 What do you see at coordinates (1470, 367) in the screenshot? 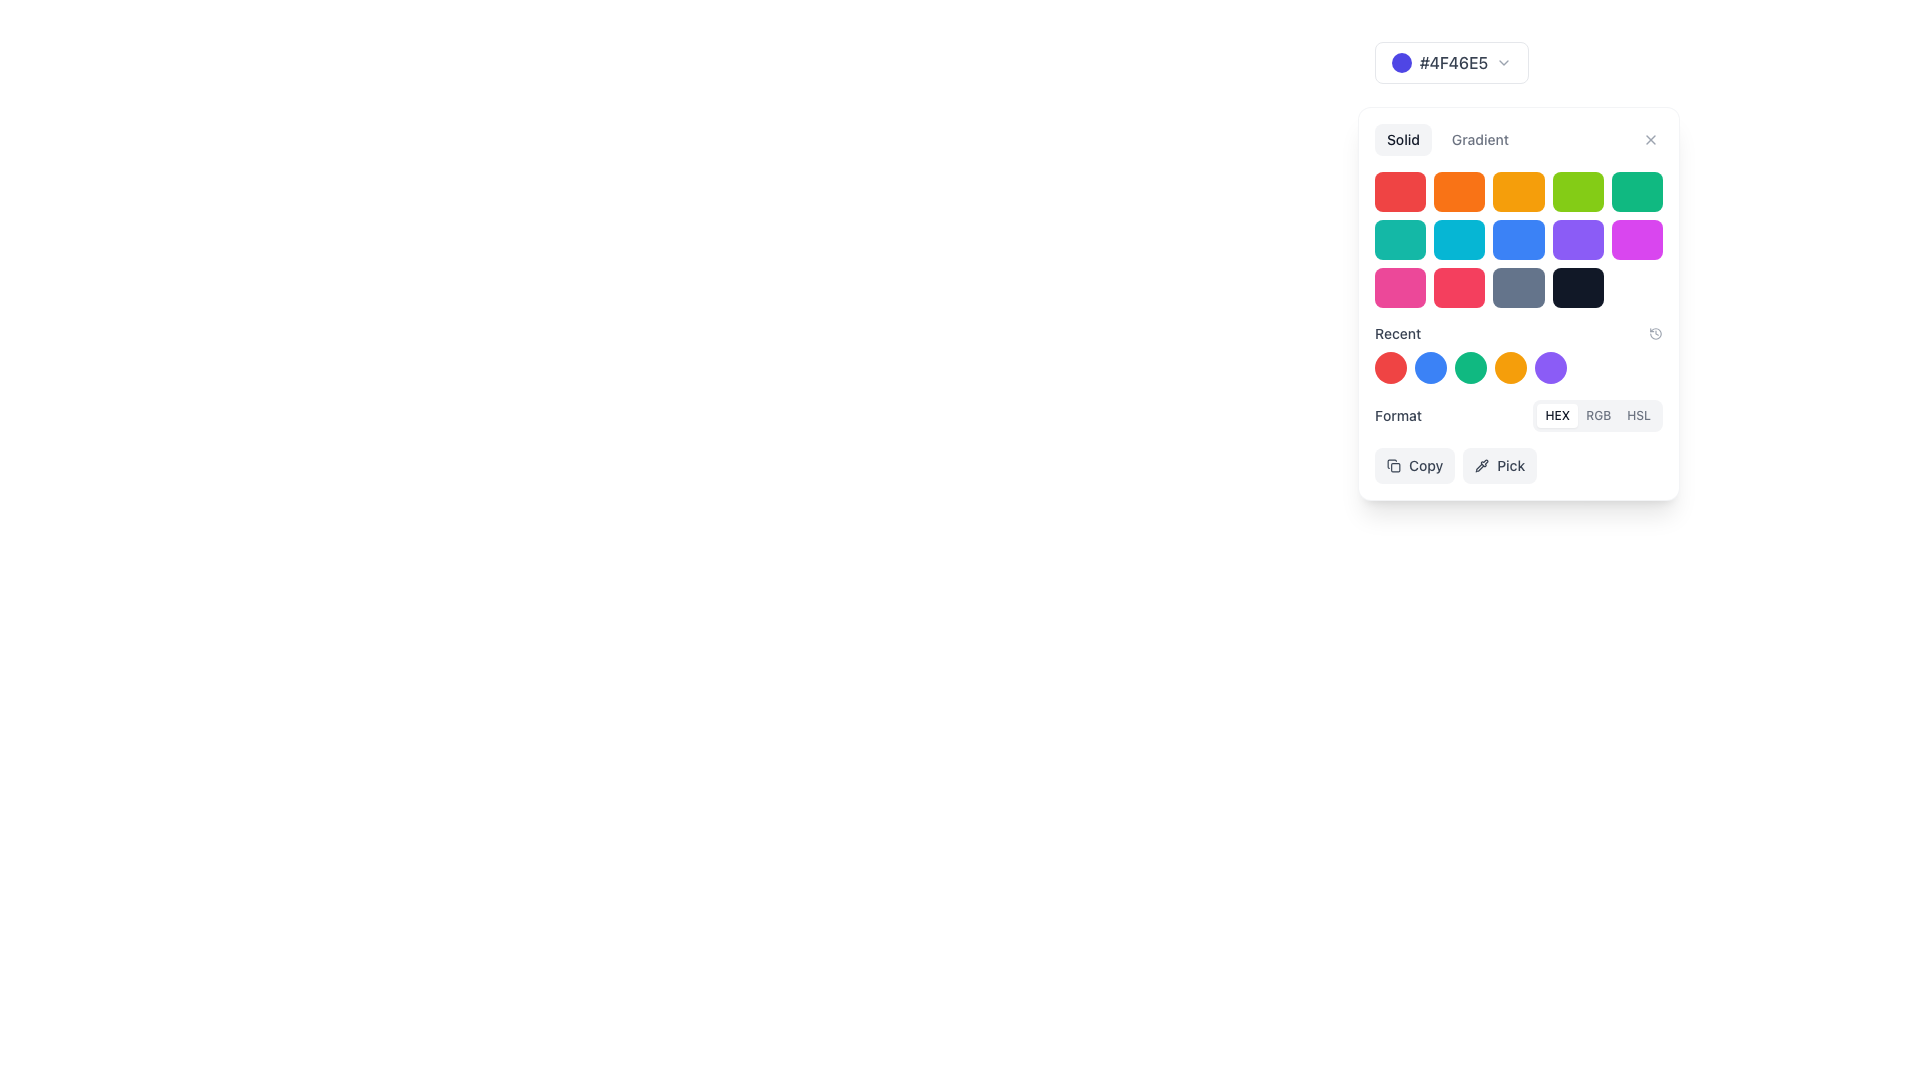
I see `the circular interactive icon, which is a solid green icon with a subtle hover effect, located in the top-right section of the interface` at bounding box center [1470, 367].